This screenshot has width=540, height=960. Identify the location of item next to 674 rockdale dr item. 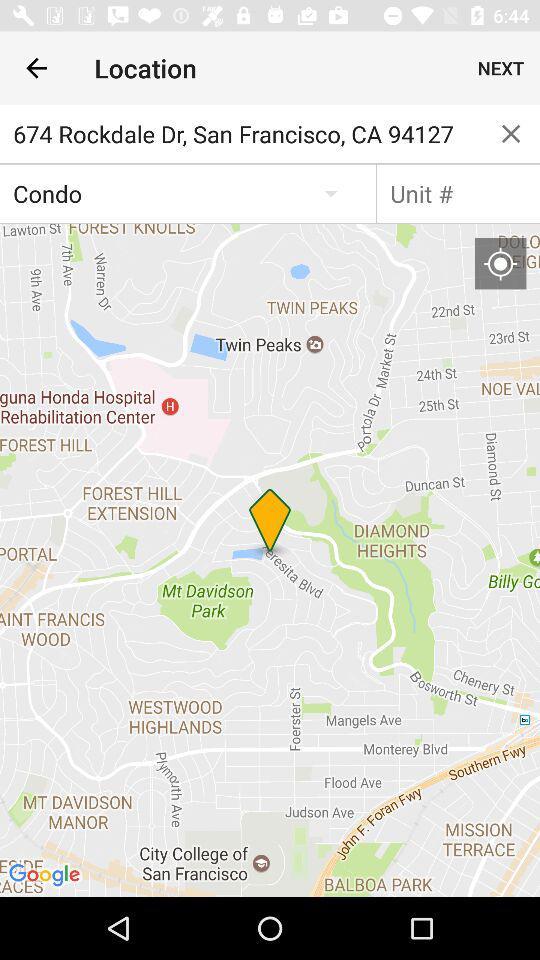
(511, 132).